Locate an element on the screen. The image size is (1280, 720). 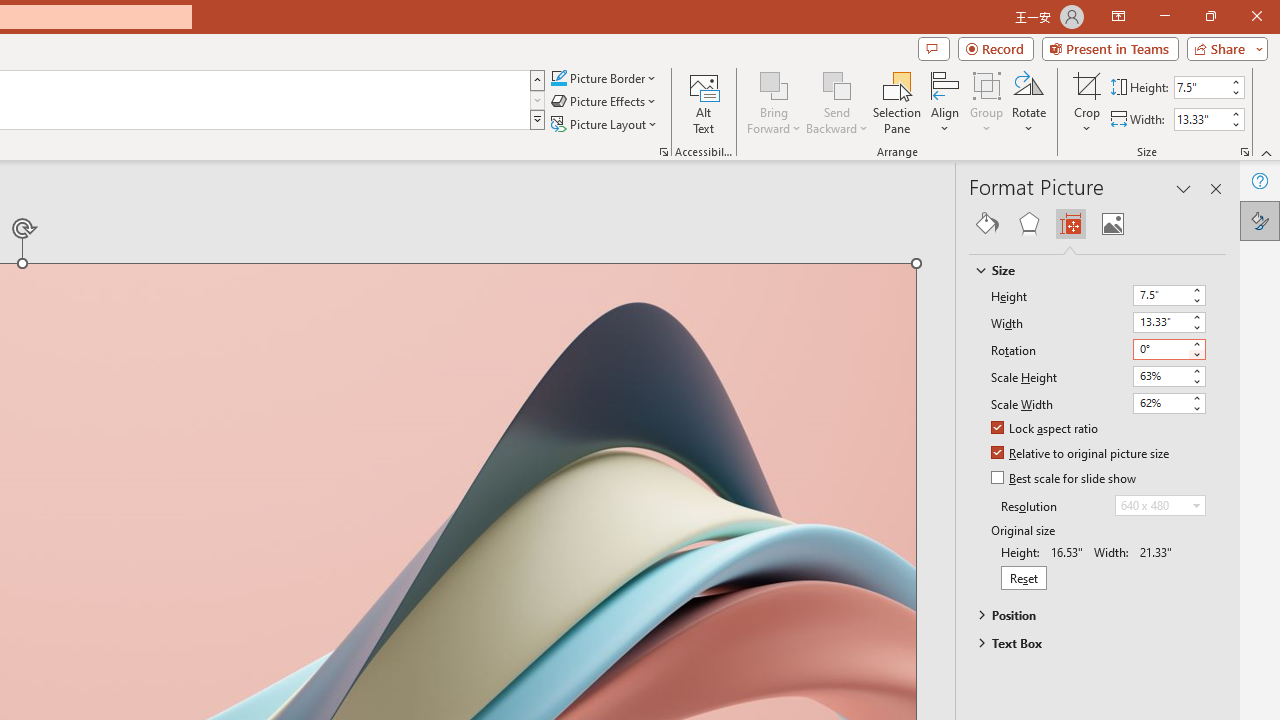
'Bring Forward' is located at coordinates (773, 103).